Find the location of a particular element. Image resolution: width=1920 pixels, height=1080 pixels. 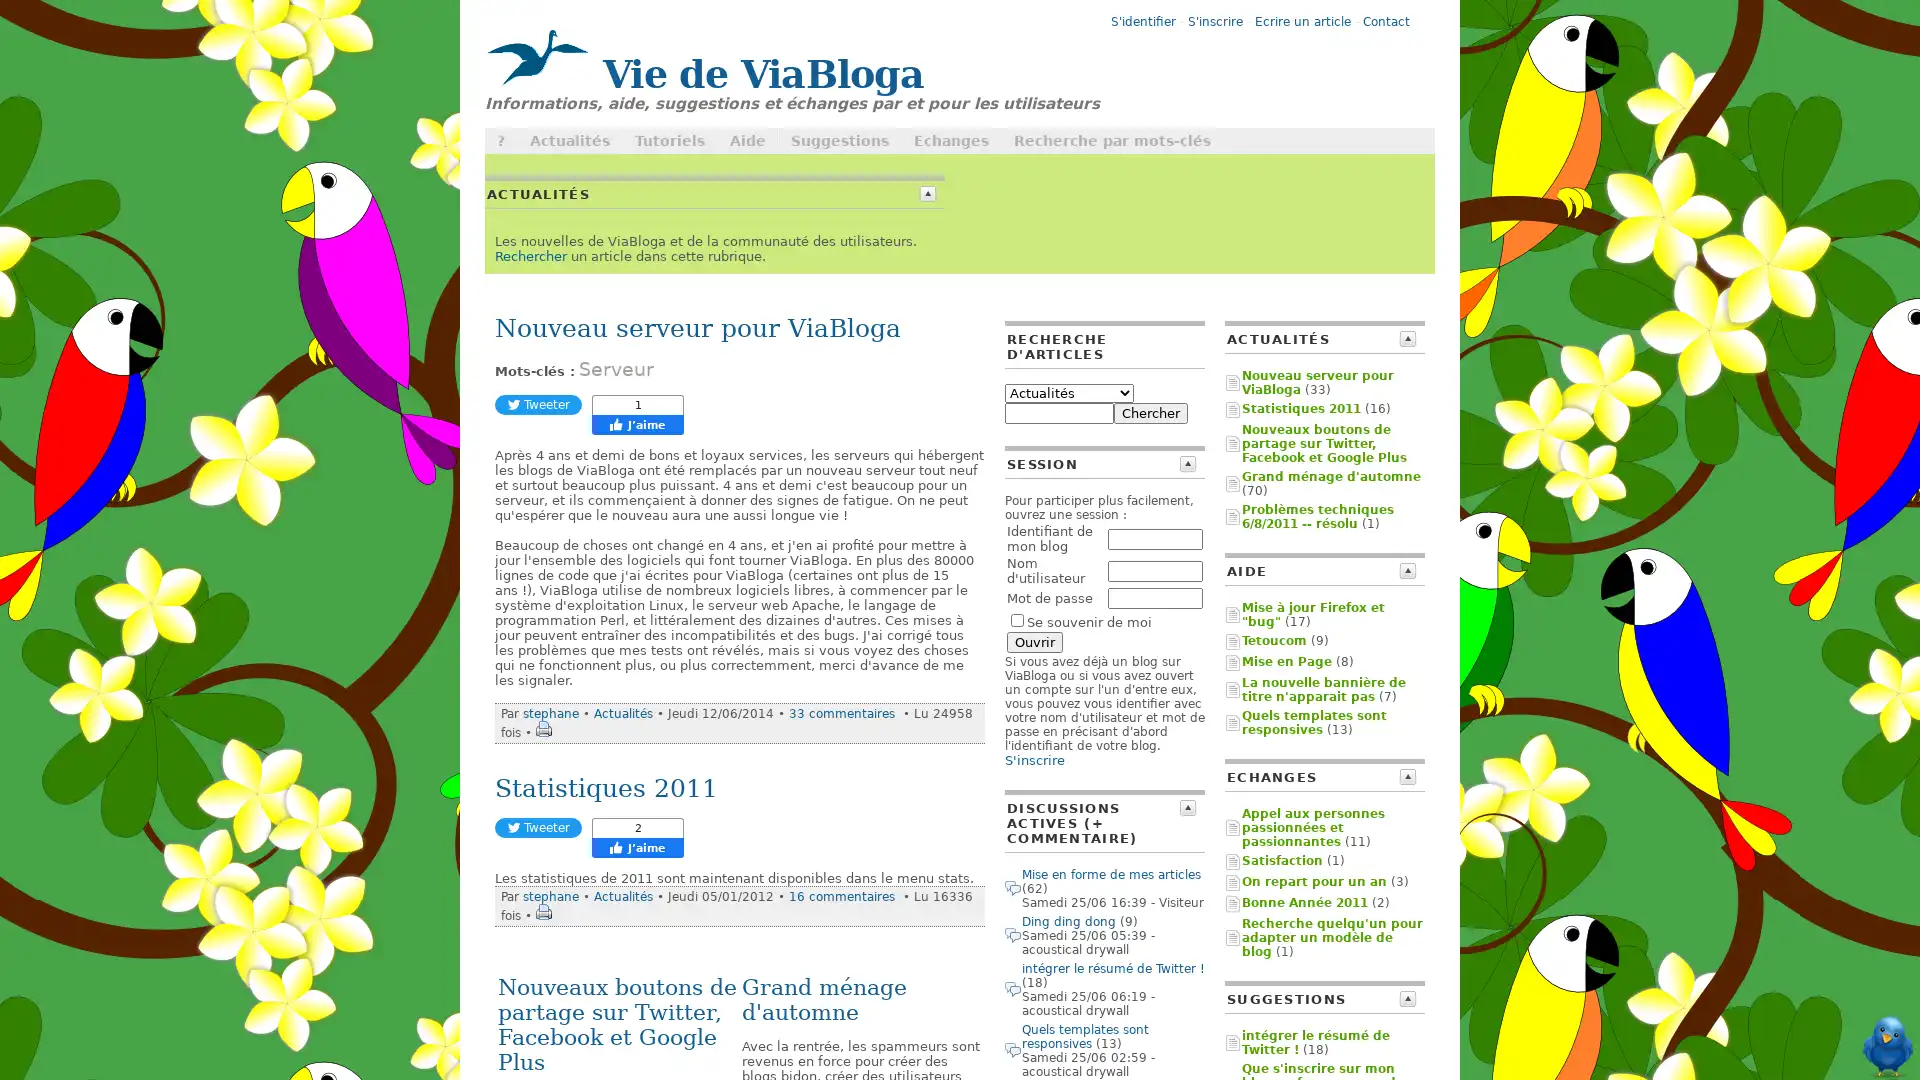

Chercher is located at coordinates (1151, 412).